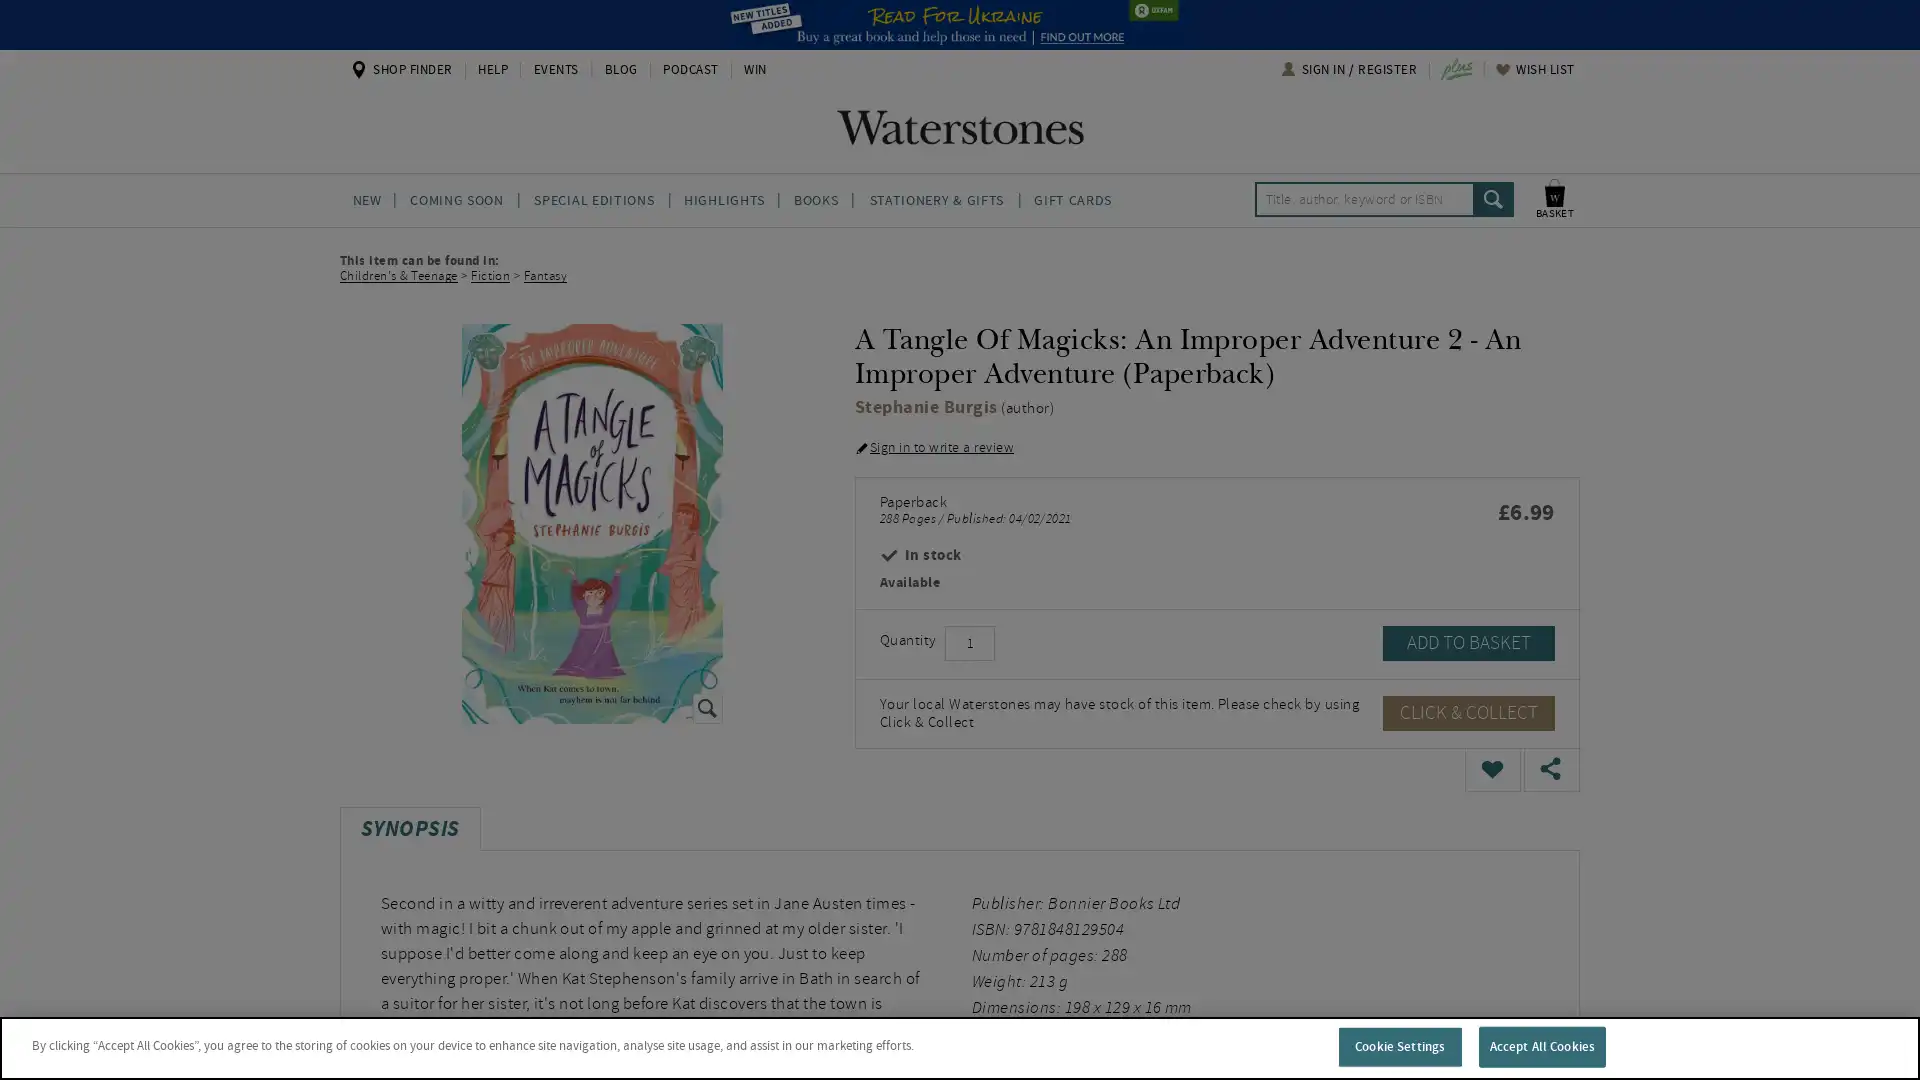 This screenshot has height=1080, width=1920. I want to click on ADD TO BASKET, so click(1468, 642).